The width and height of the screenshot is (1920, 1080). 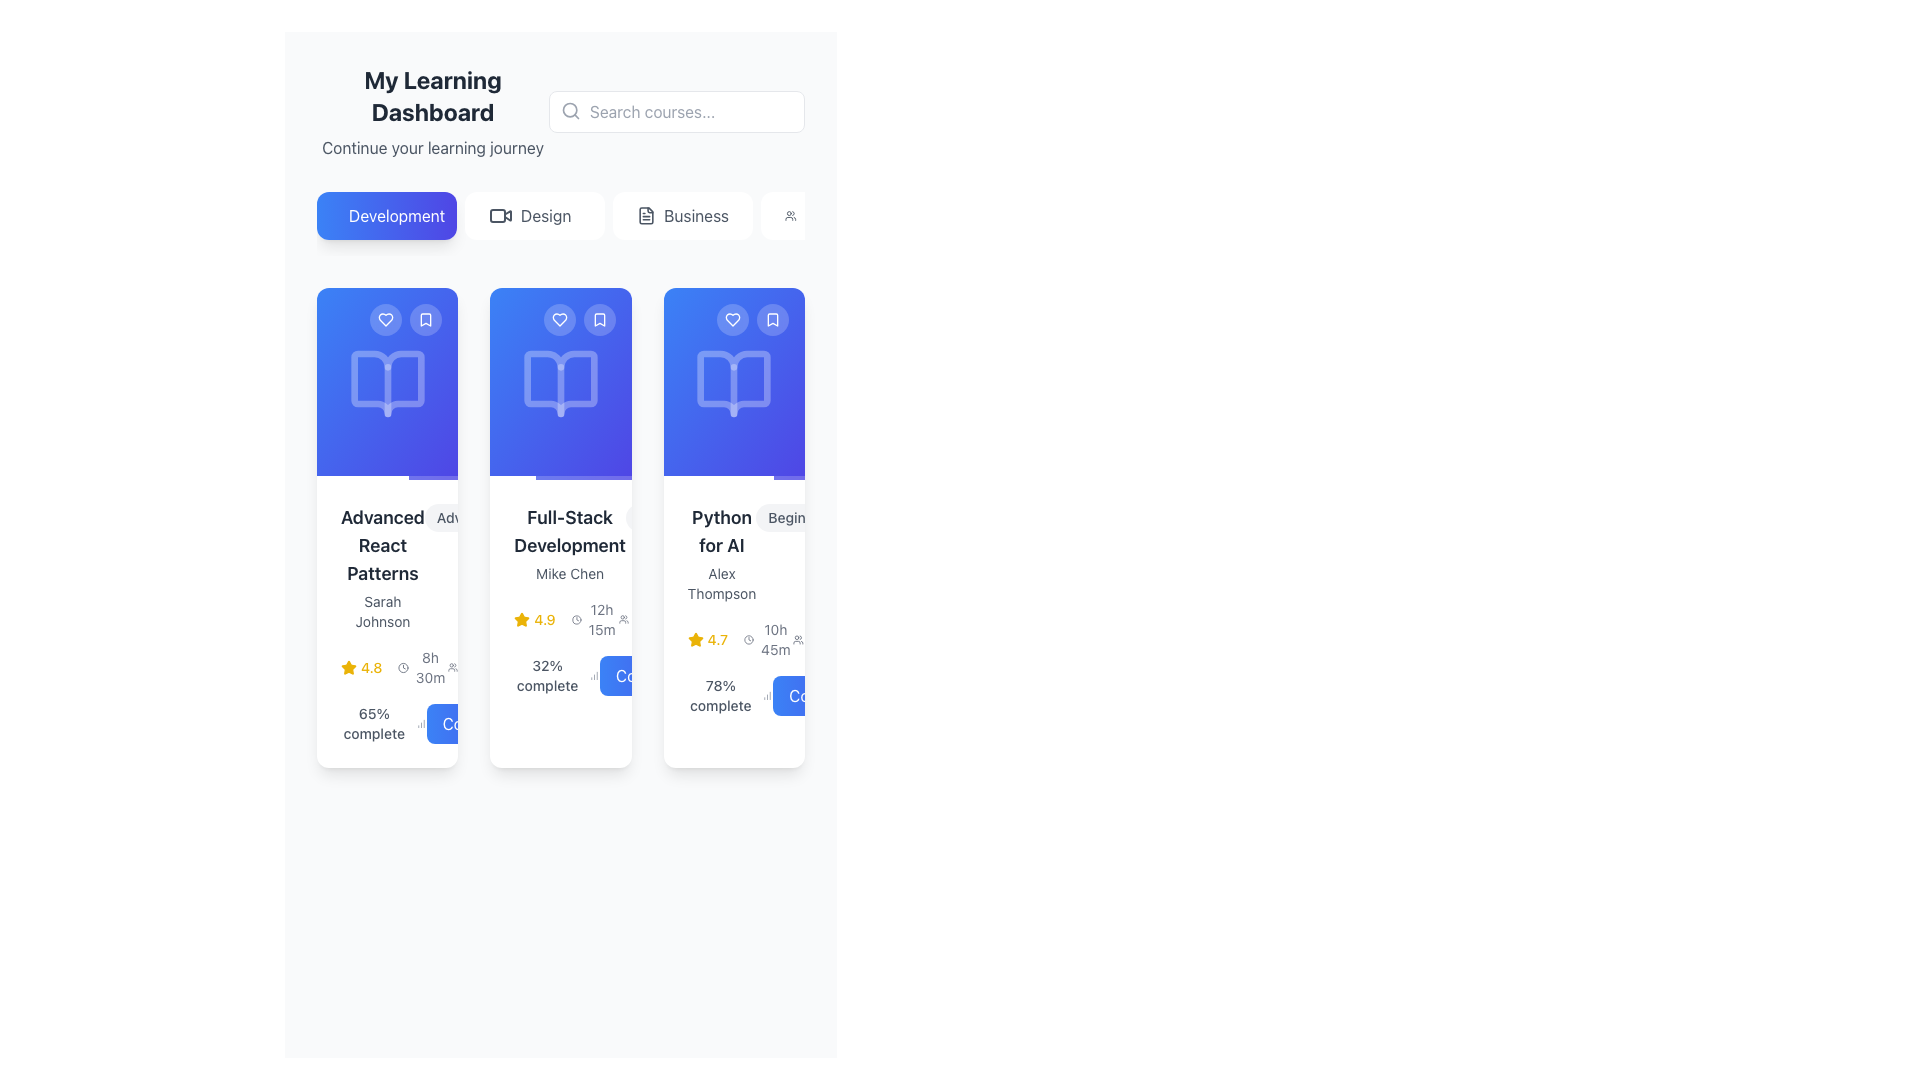 I want to click on the heart icon button, which is an outlined heart shape on a transparent background, located at the top center of the first learning card to favorite or like the course, so click(x=386, y=319).